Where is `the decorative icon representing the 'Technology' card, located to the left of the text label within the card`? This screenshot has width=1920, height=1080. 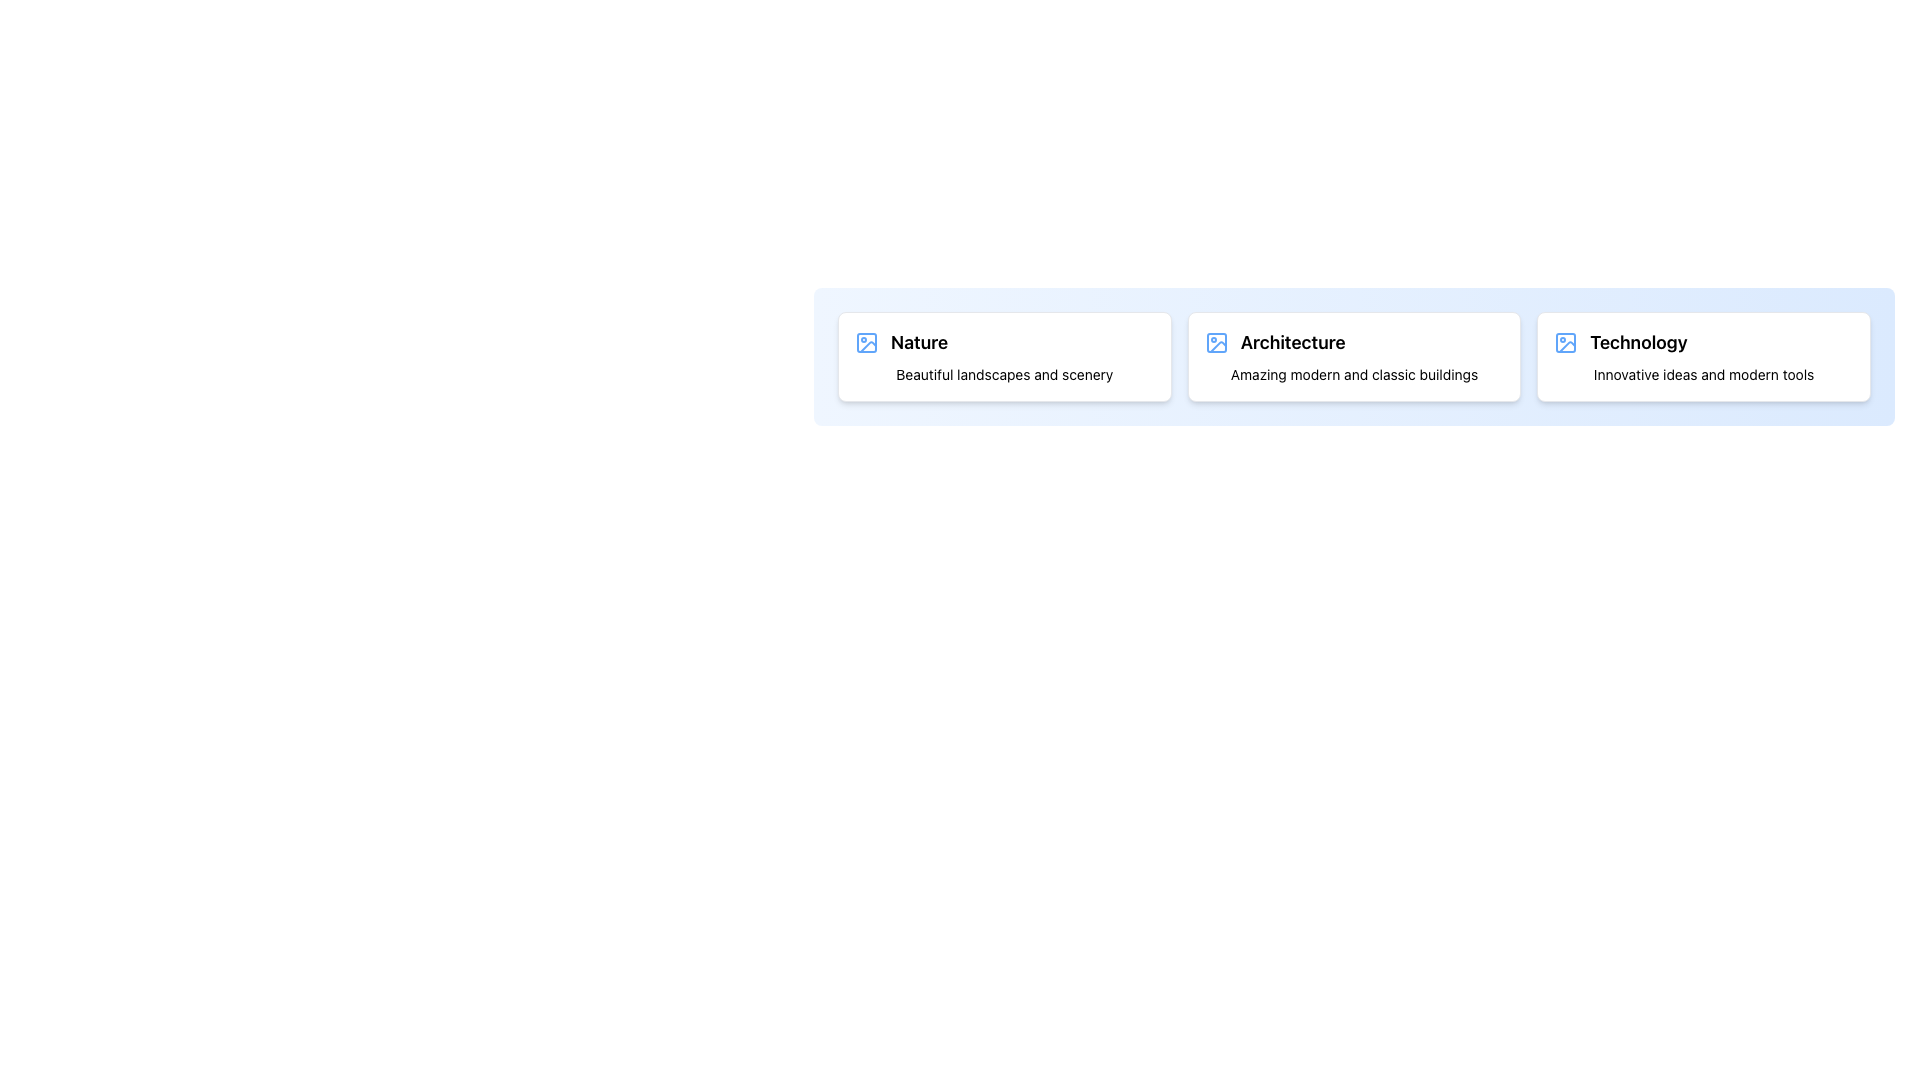
the decorative icon representing the 'Technology' card, located to the left of the text label within the card is located at coordinates (1565, 342).